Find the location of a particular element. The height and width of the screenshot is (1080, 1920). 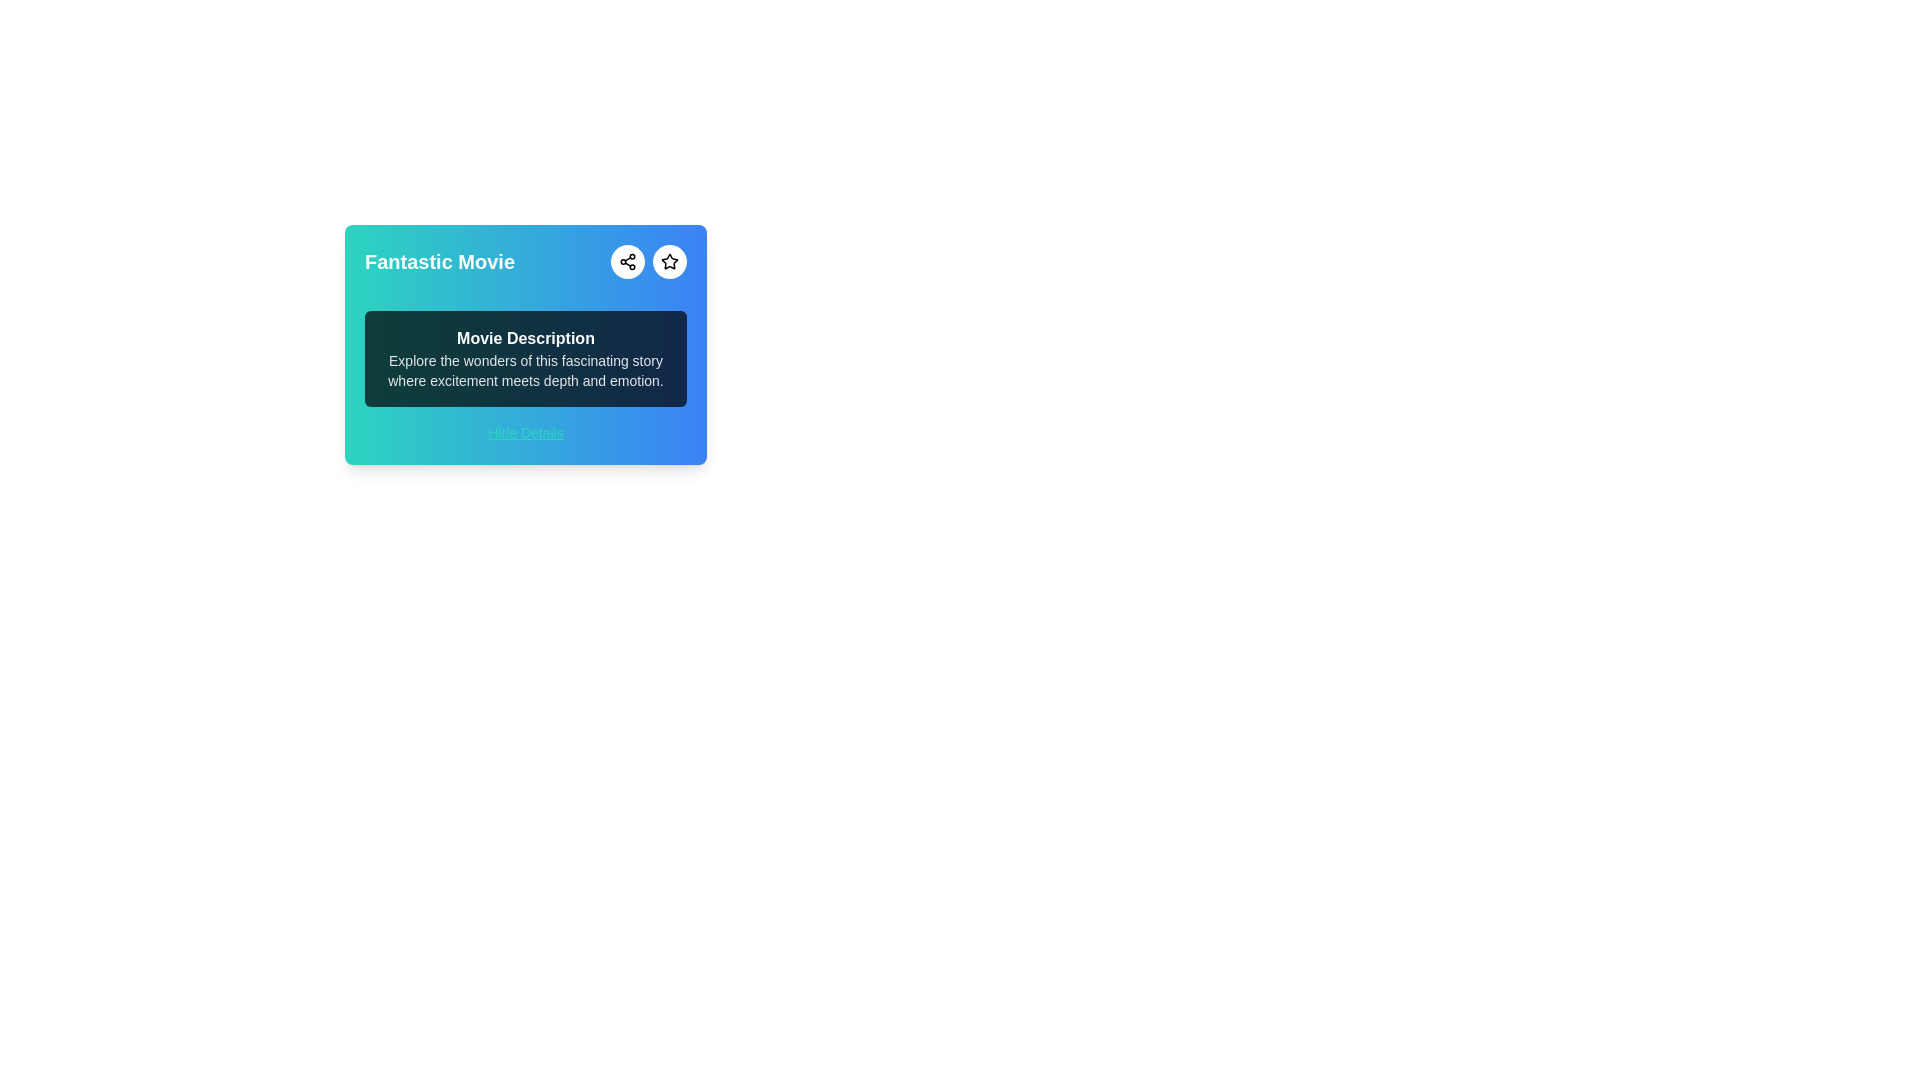

the content of the descriptive text block located below the title 'Fantastic Movie' and above the link 'Hide Details' is located at coordinates (526, 357).